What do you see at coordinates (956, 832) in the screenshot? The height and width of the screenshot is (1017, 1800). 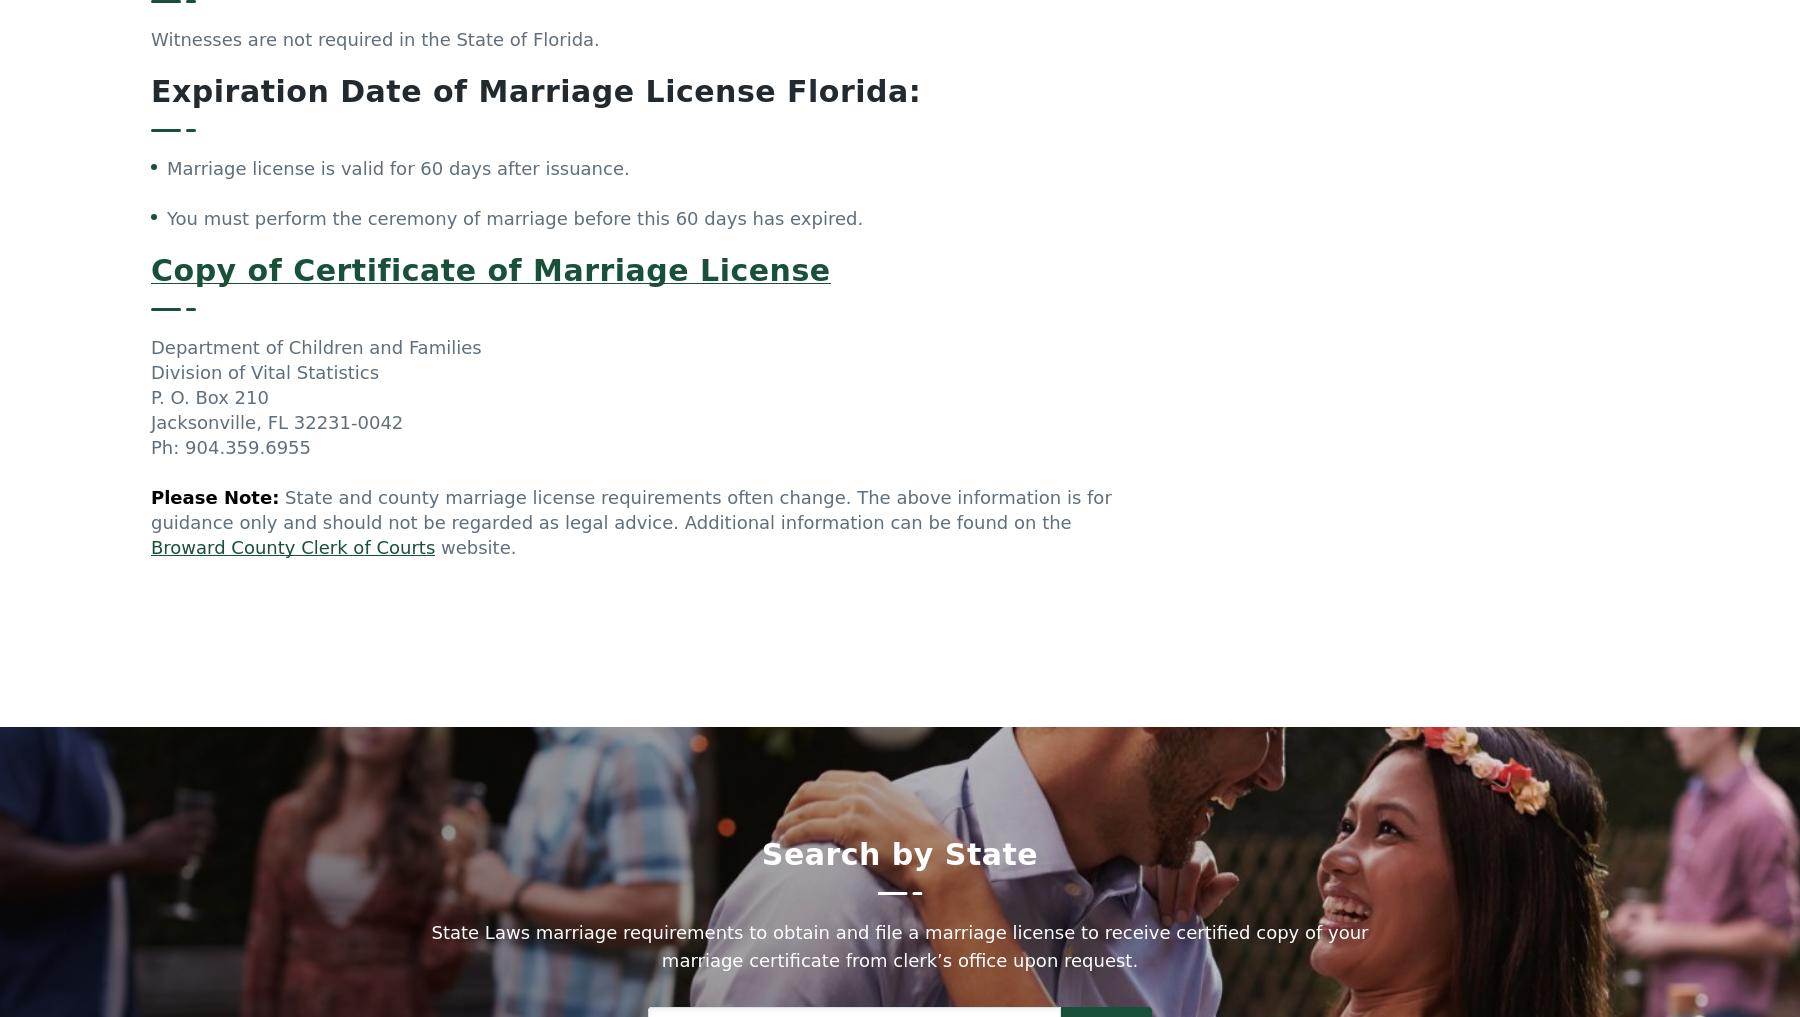 I see `'Illinois Law'` at bounding box center [956, 832].